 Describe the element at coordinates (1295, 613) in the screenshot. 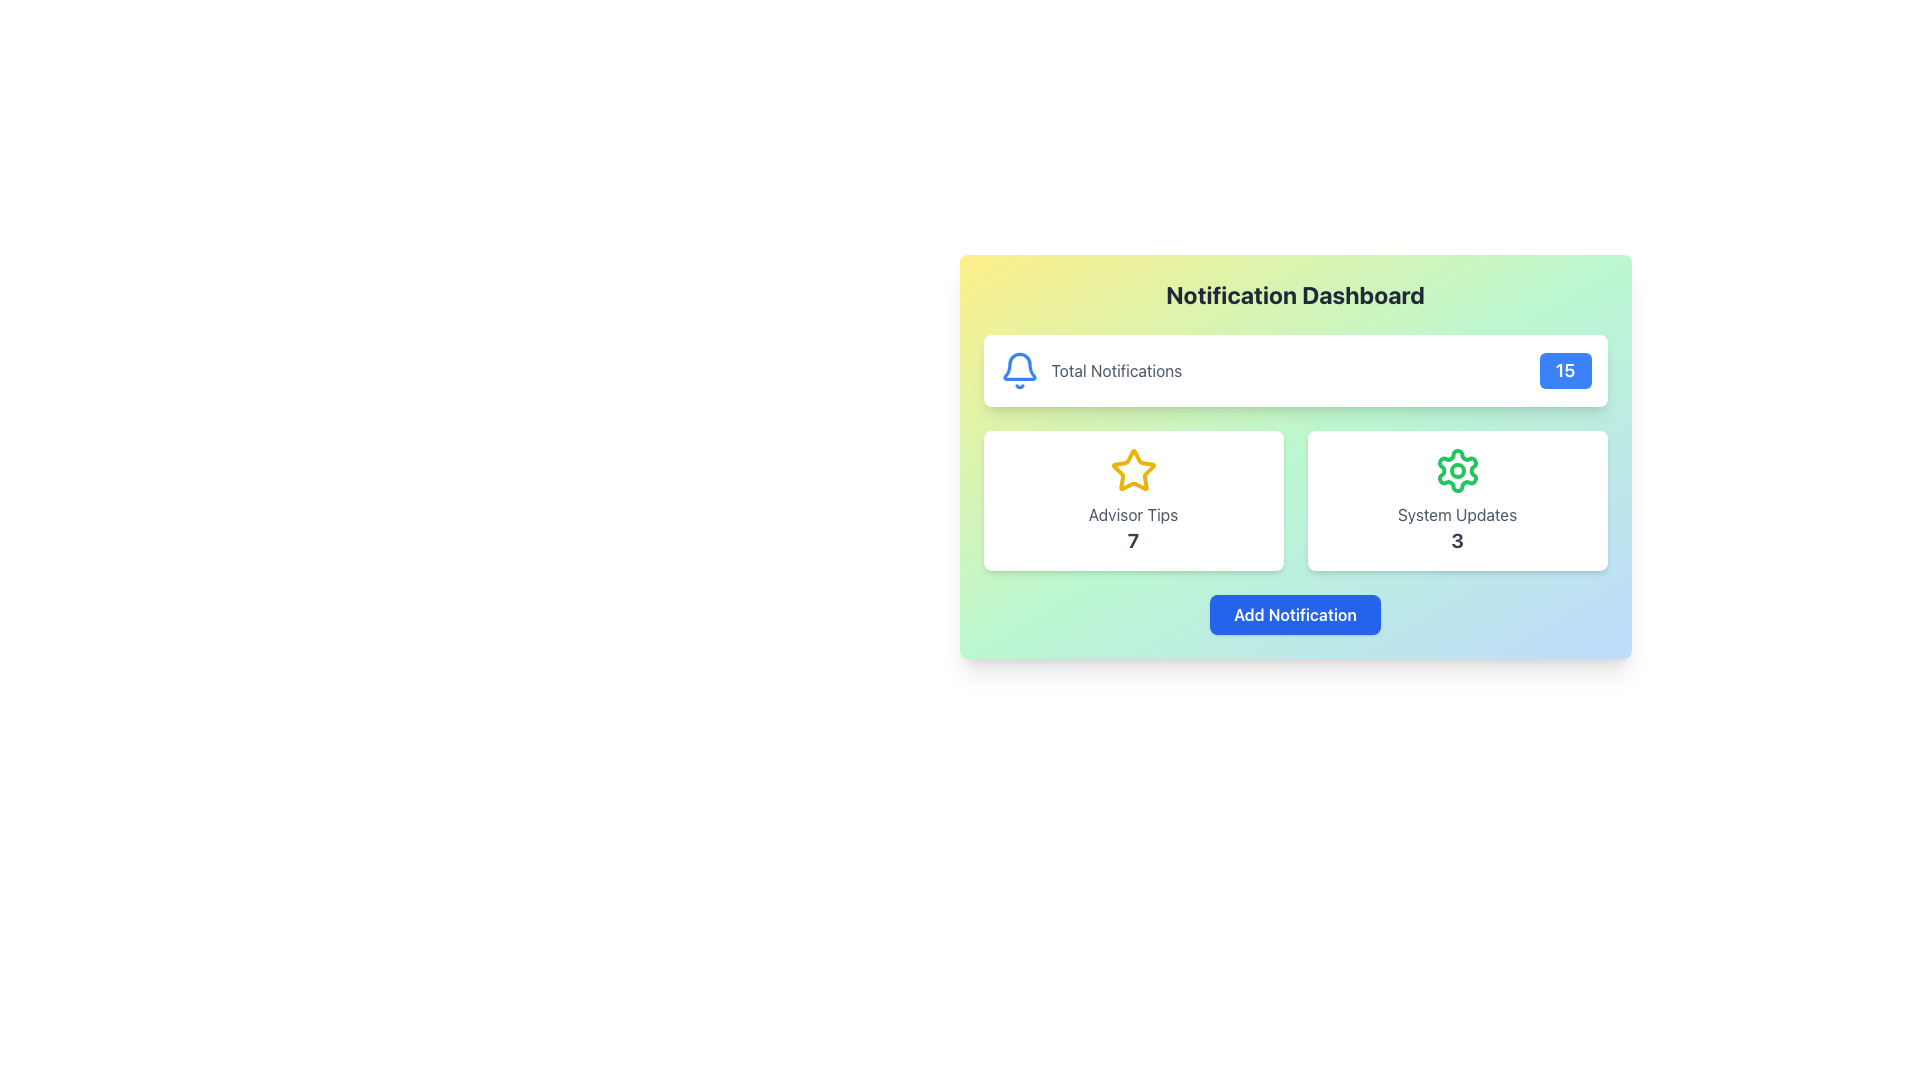

I see `the interactive button located at the bottom-center of the notification dashboard` at that location.